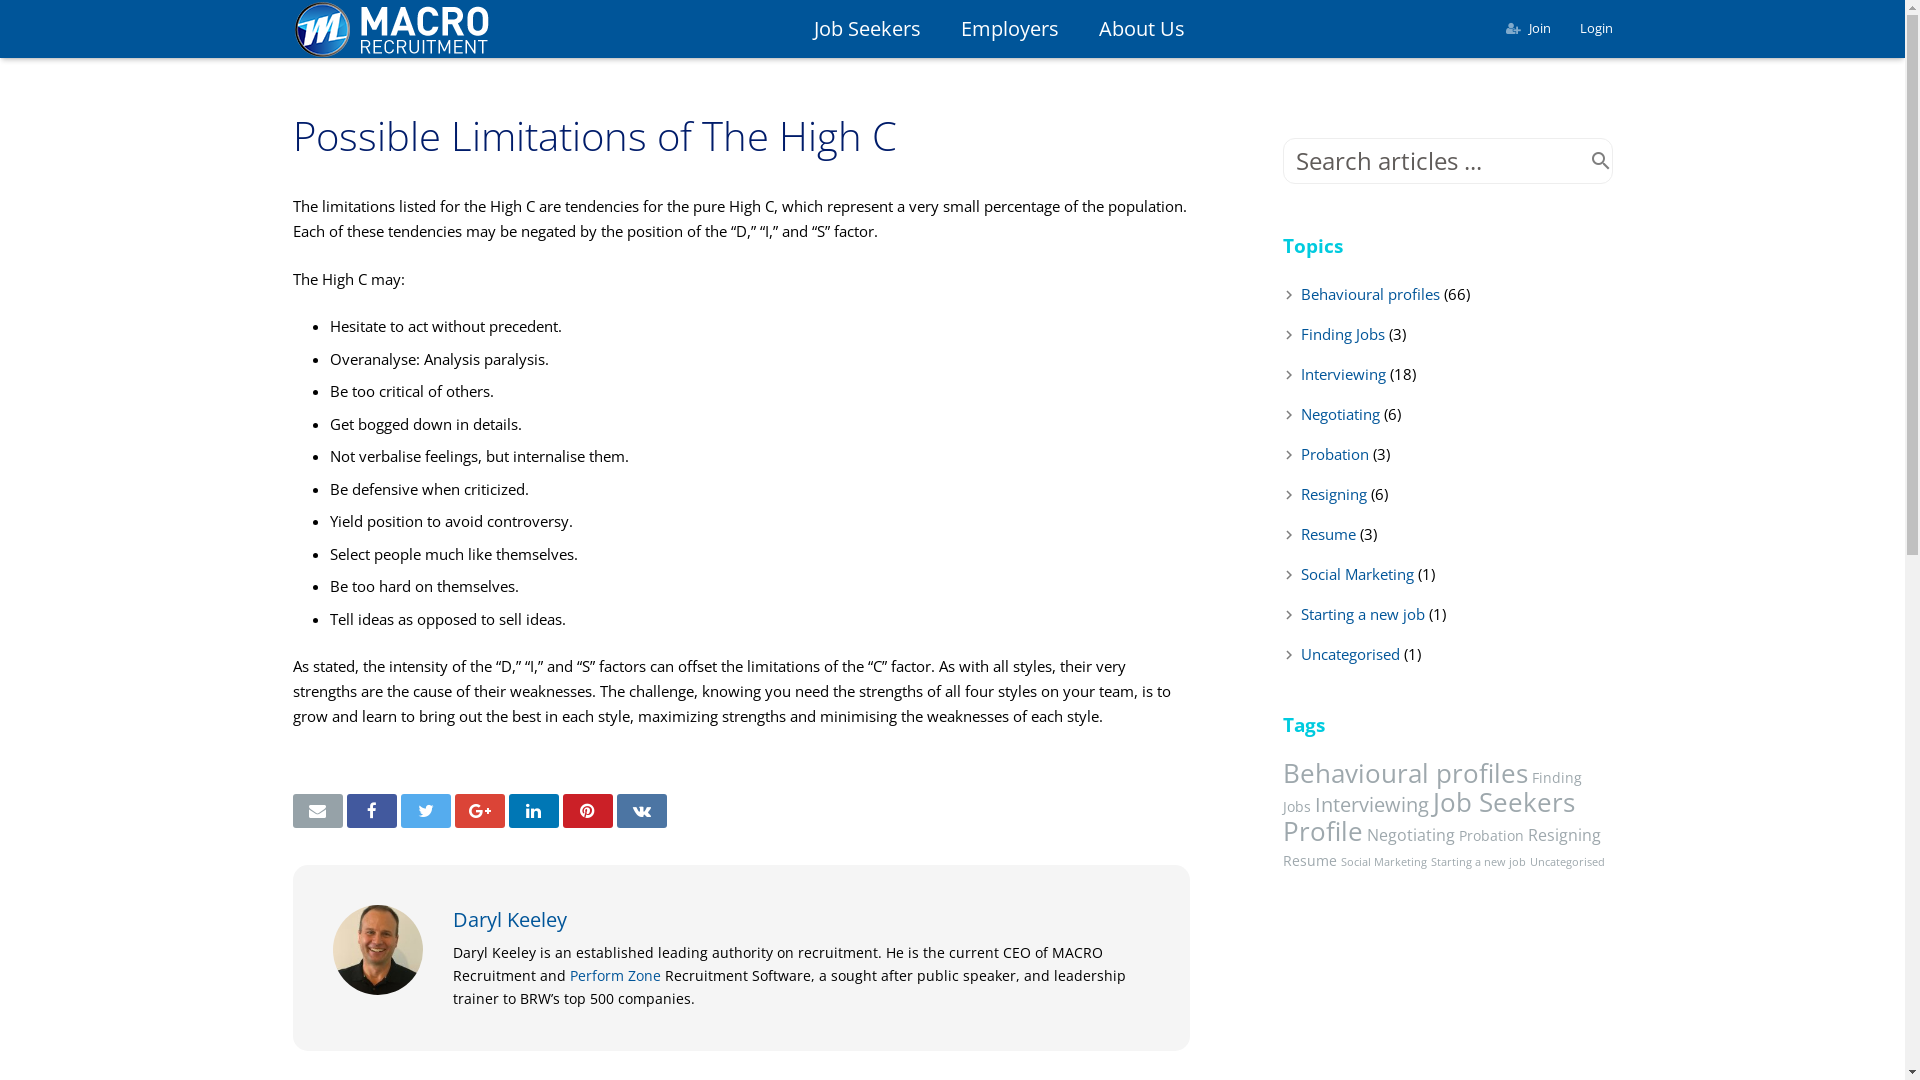 This screenshot has height=1080, width=1920. Describe the element at coordinates (939, 29) in the screenshot. I see `'Employers'` at that location.